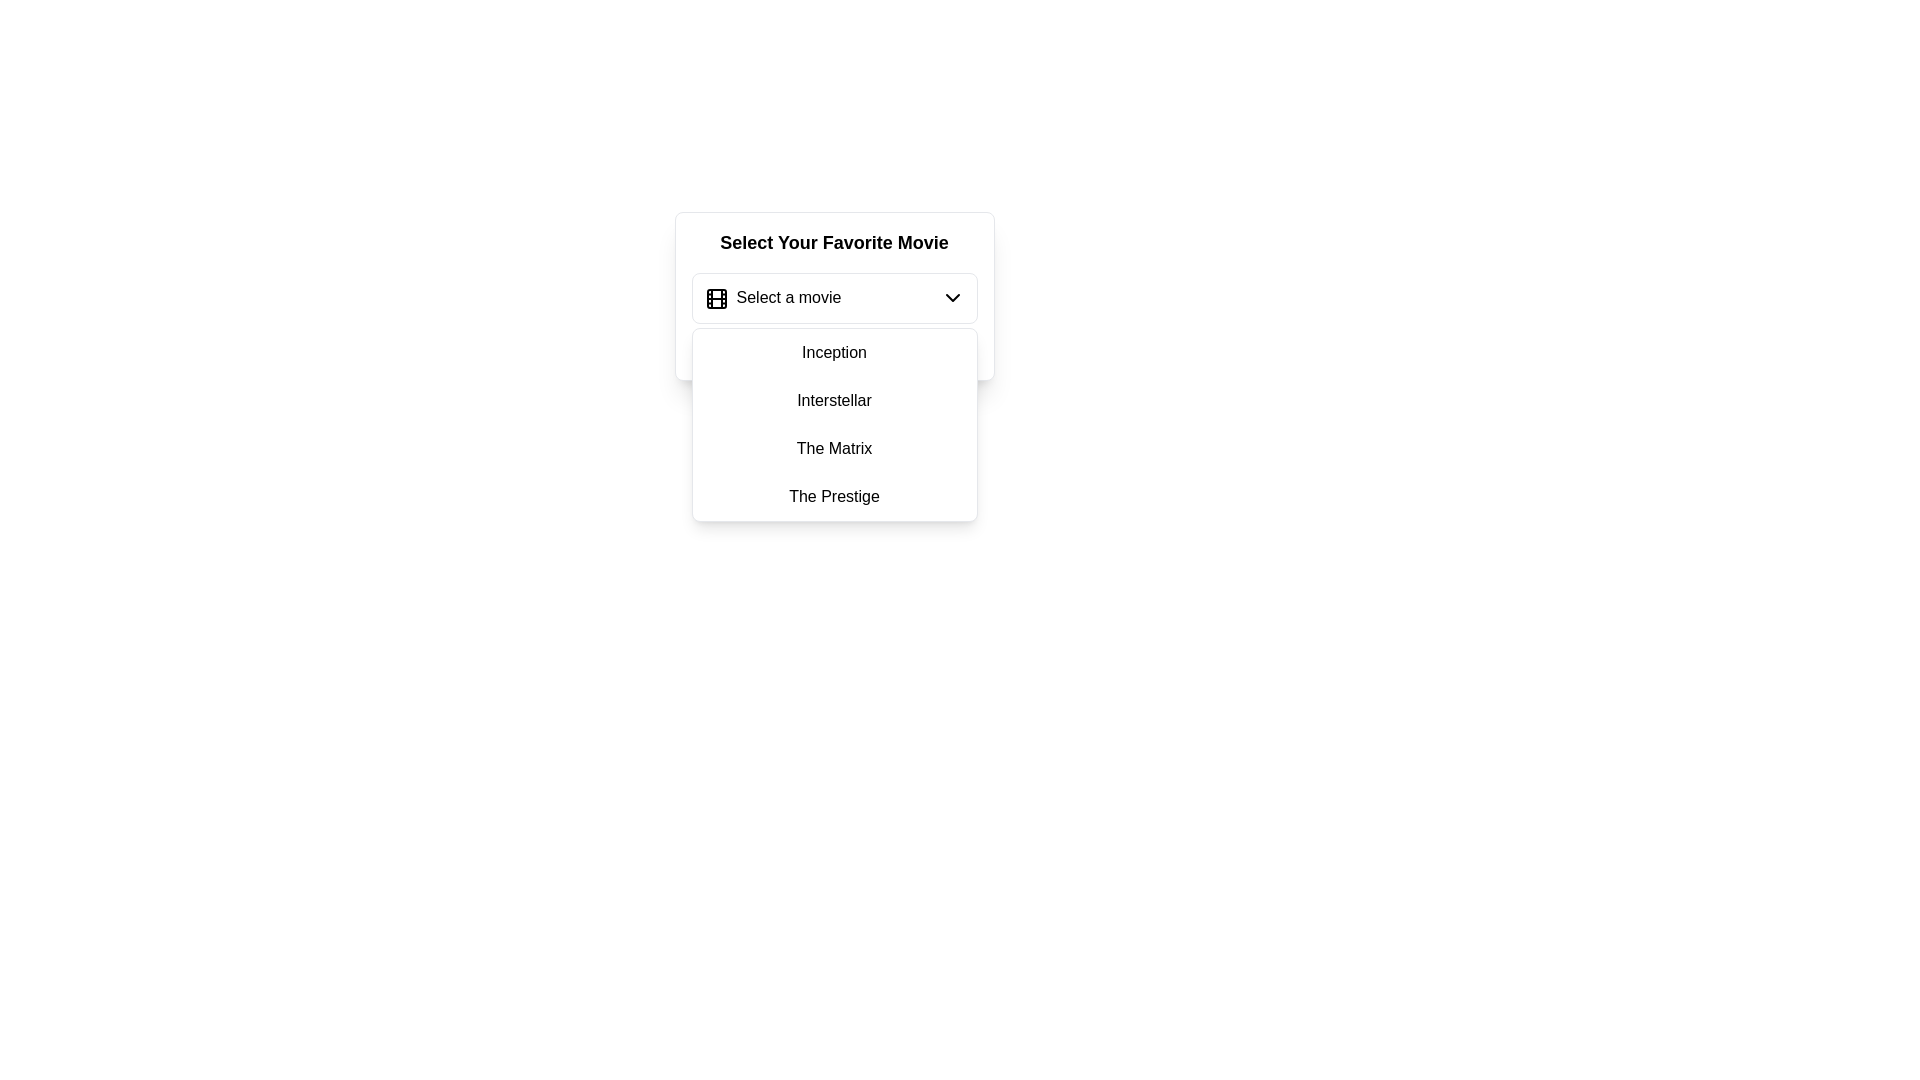 The image size is (1920, 1080). What do you see at coordinates (834, 351) in the screenshot?
I see `the first selectable option 'Inception' in the dropdown menu titled 'Select Your Favorite Movie'` at bounding box center [834, 351].